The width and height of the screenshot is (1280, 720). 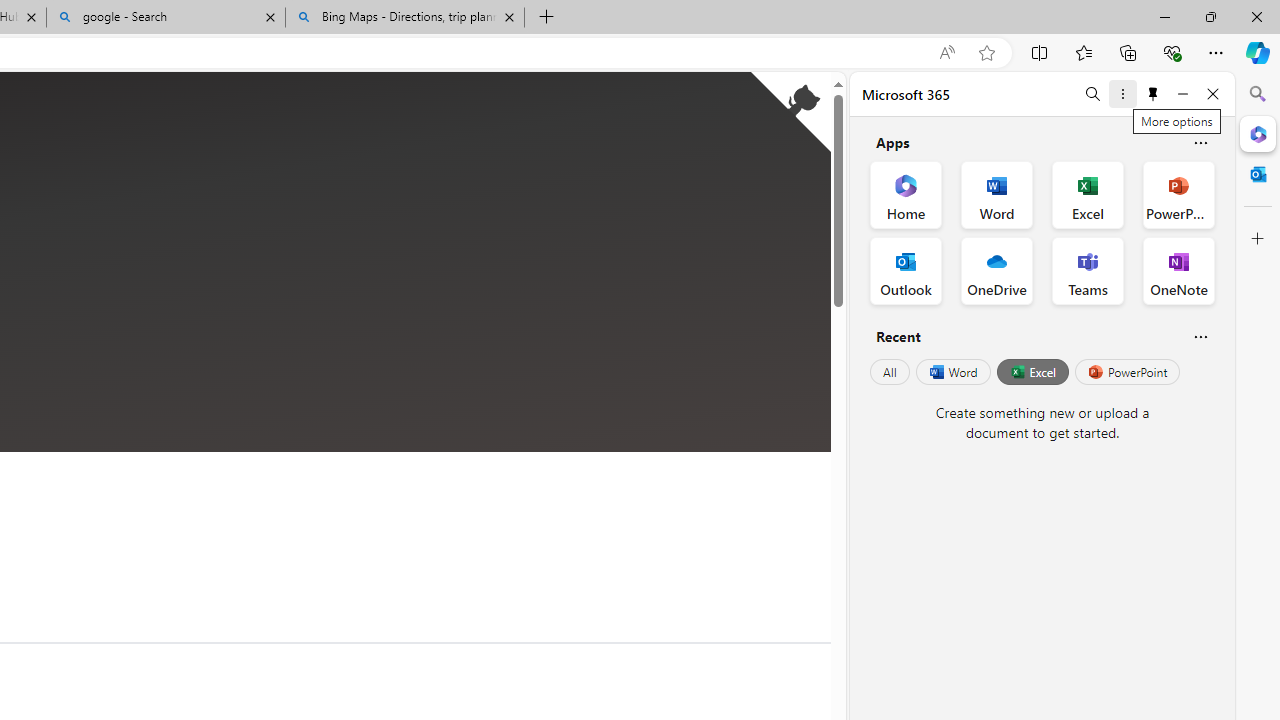 I want to click on 'Word', so click(x=951, y=372).